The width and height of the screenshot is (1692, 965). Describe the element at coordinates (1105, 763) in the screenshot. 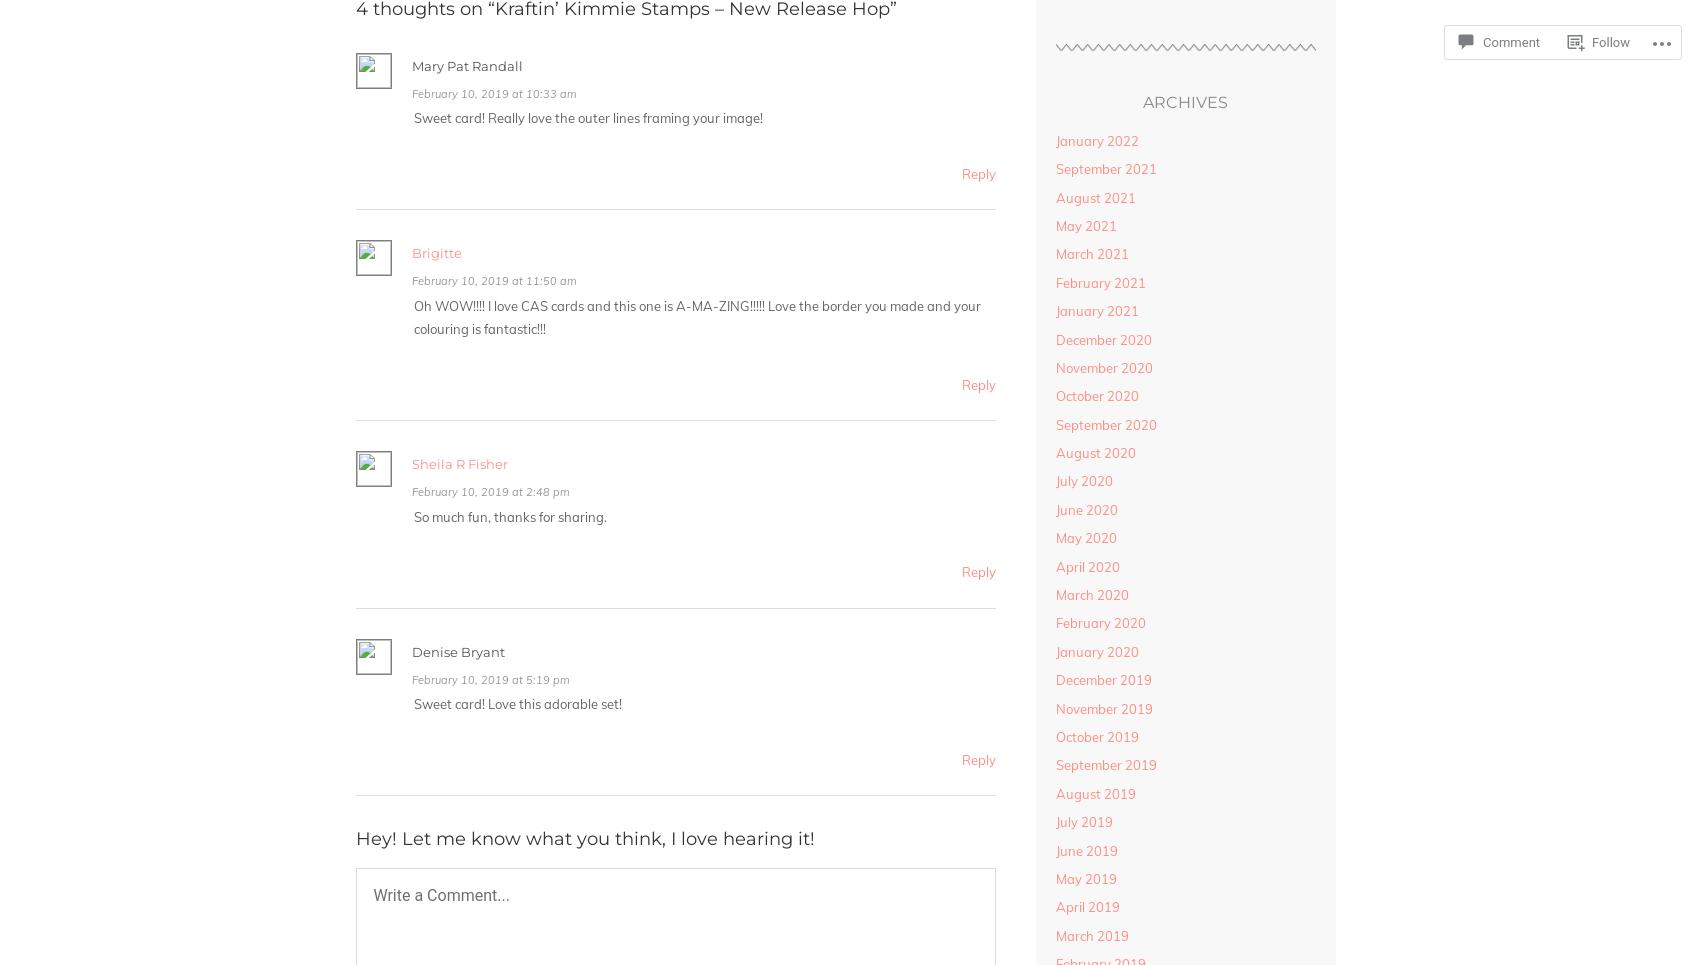

I see `'September 2019'` at that location.